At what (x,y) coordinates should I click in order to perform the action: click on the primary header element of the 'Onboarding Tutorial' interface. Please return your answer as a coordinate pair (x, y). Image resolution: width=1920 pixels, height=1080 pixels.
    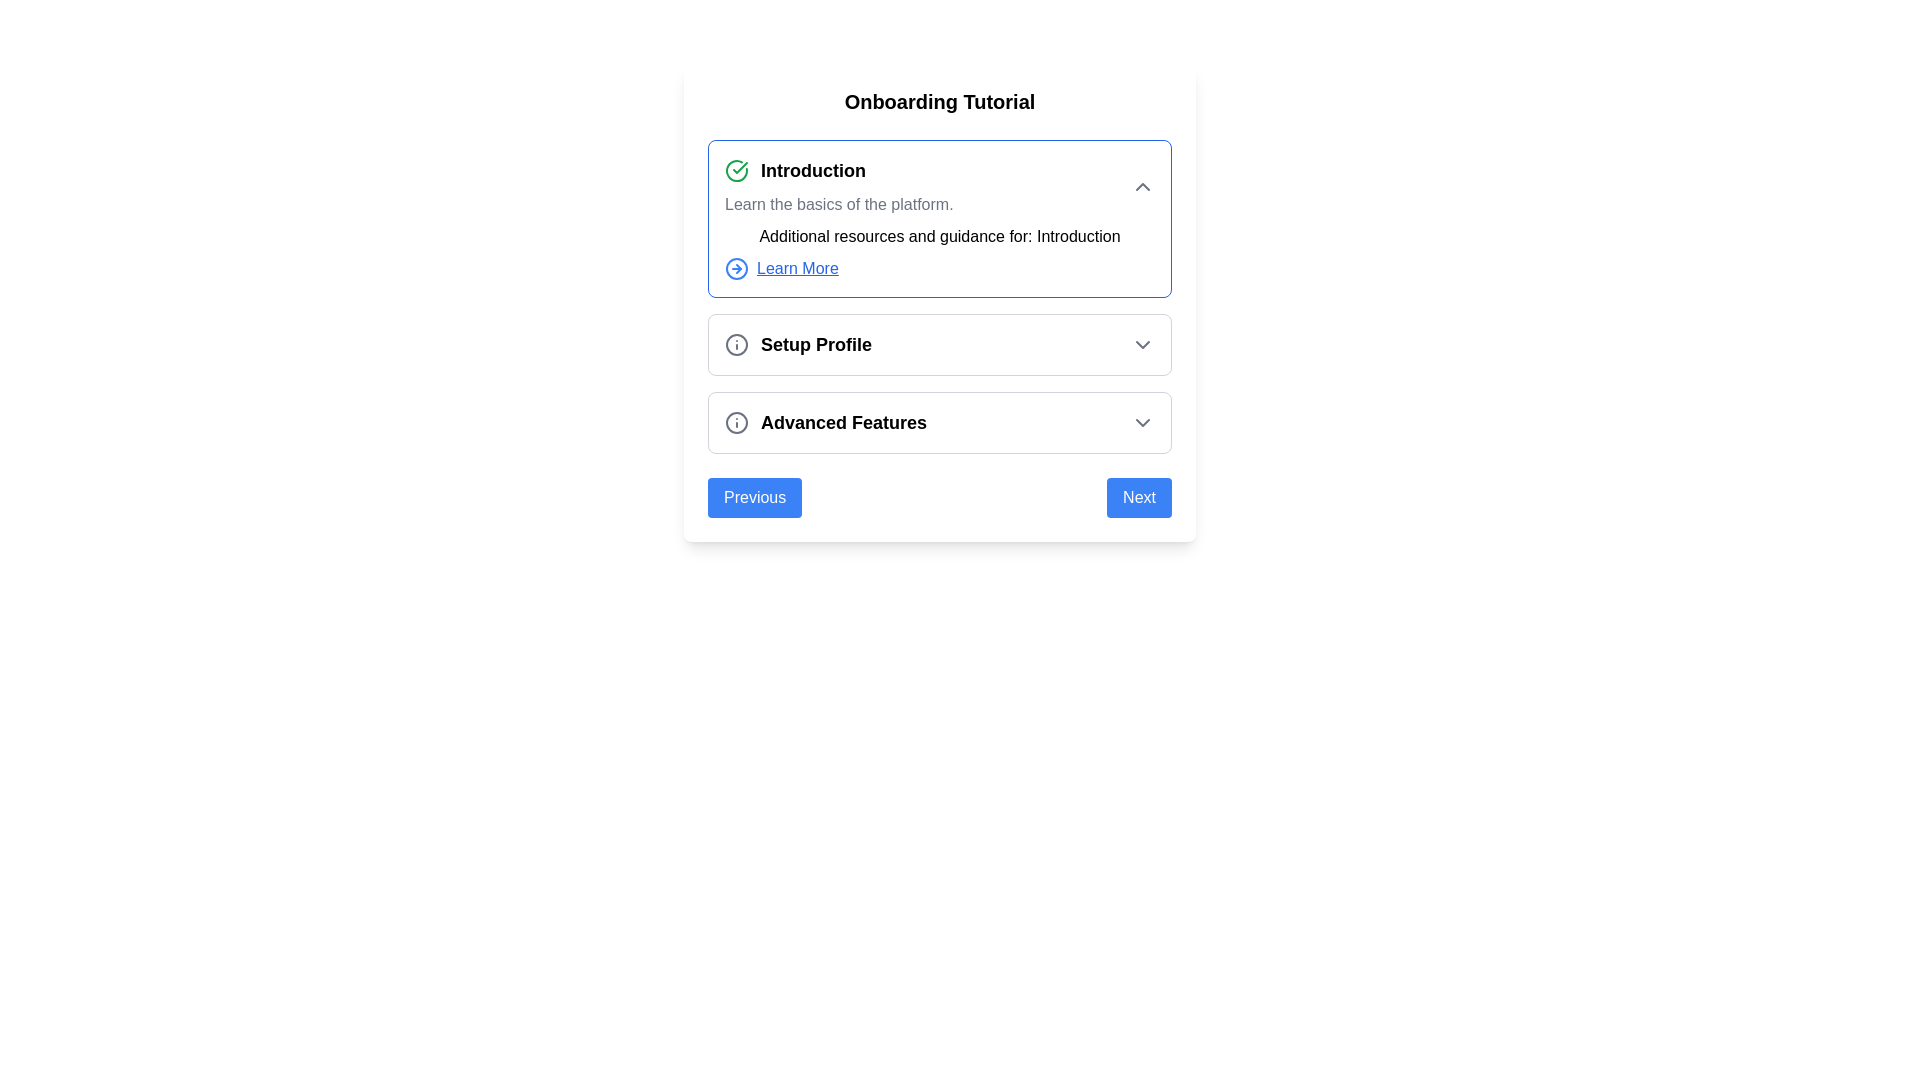
    Looking at the image, I should click on (839, 169).